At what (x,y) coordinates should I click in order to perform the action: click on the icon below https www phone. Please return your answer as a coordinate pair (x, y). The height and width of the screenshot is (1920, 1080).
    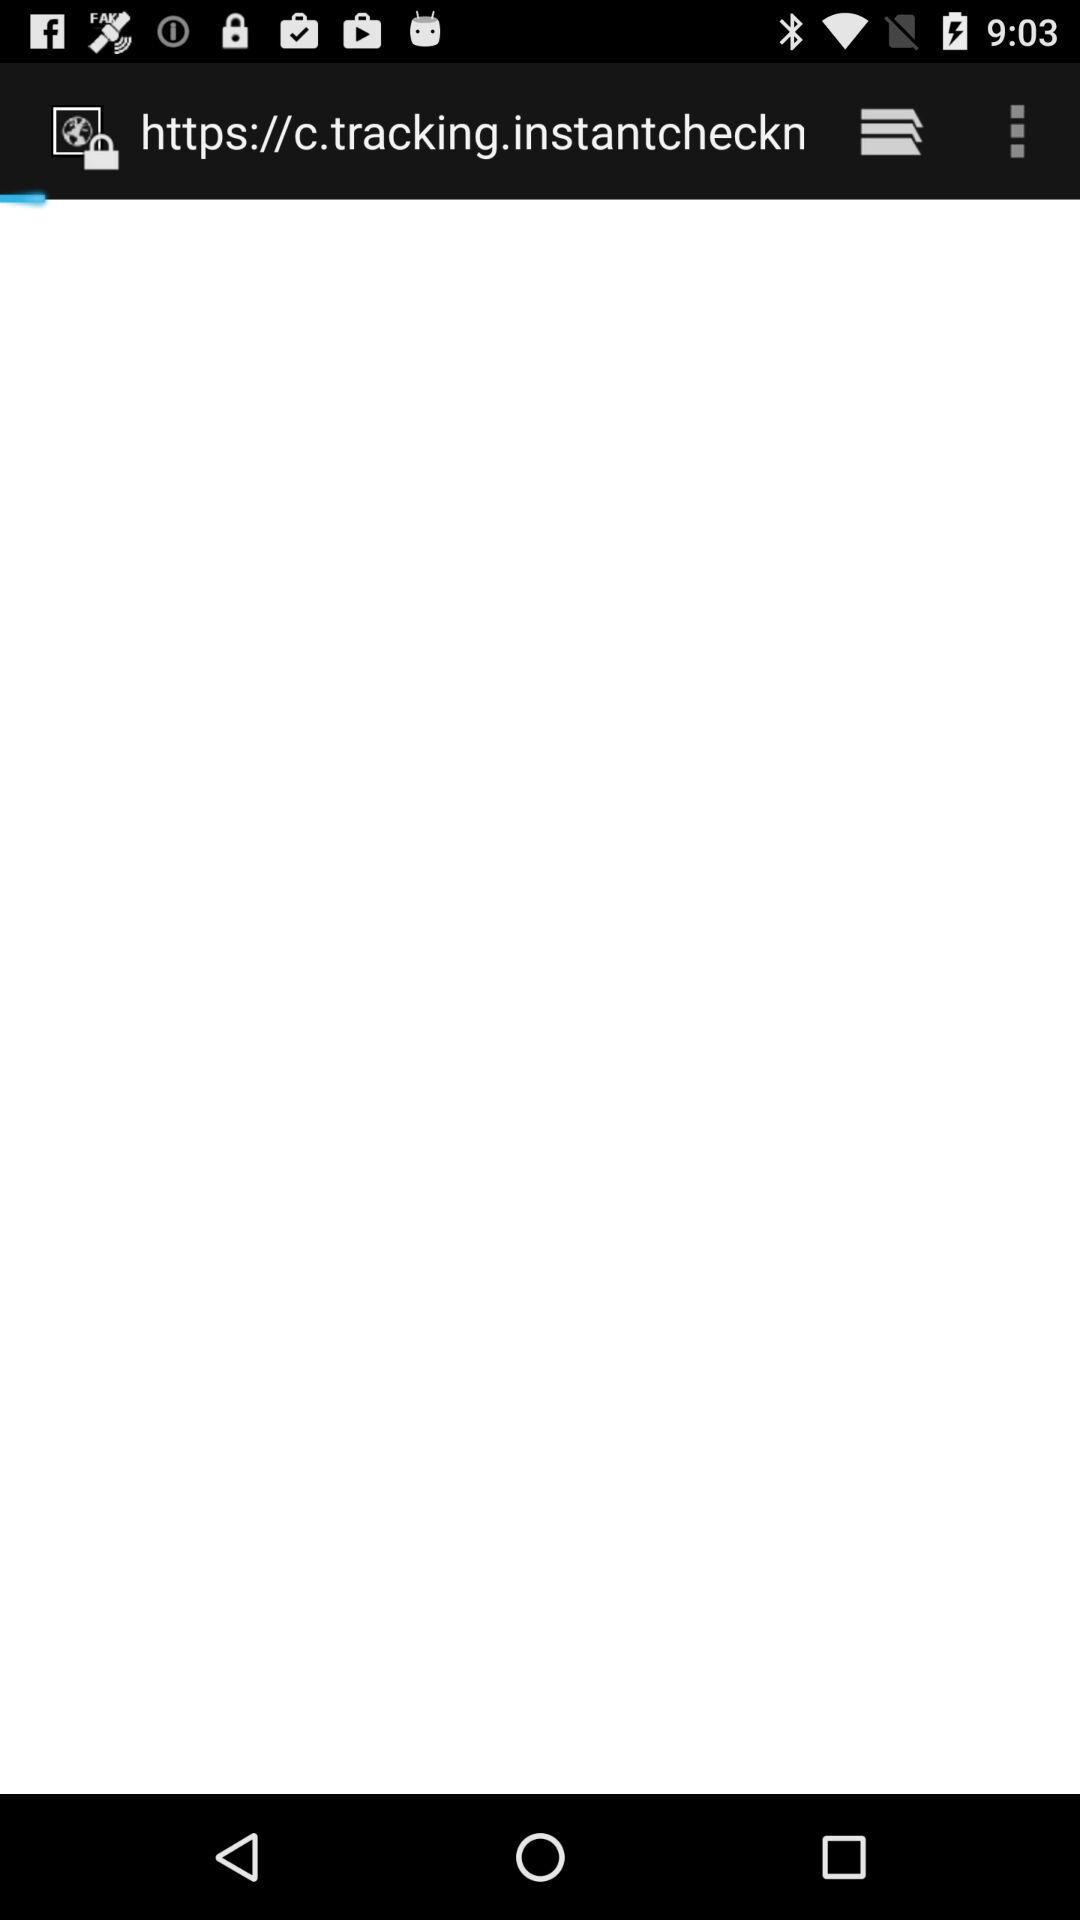
    Looking at the image, I should click on (540, 996).